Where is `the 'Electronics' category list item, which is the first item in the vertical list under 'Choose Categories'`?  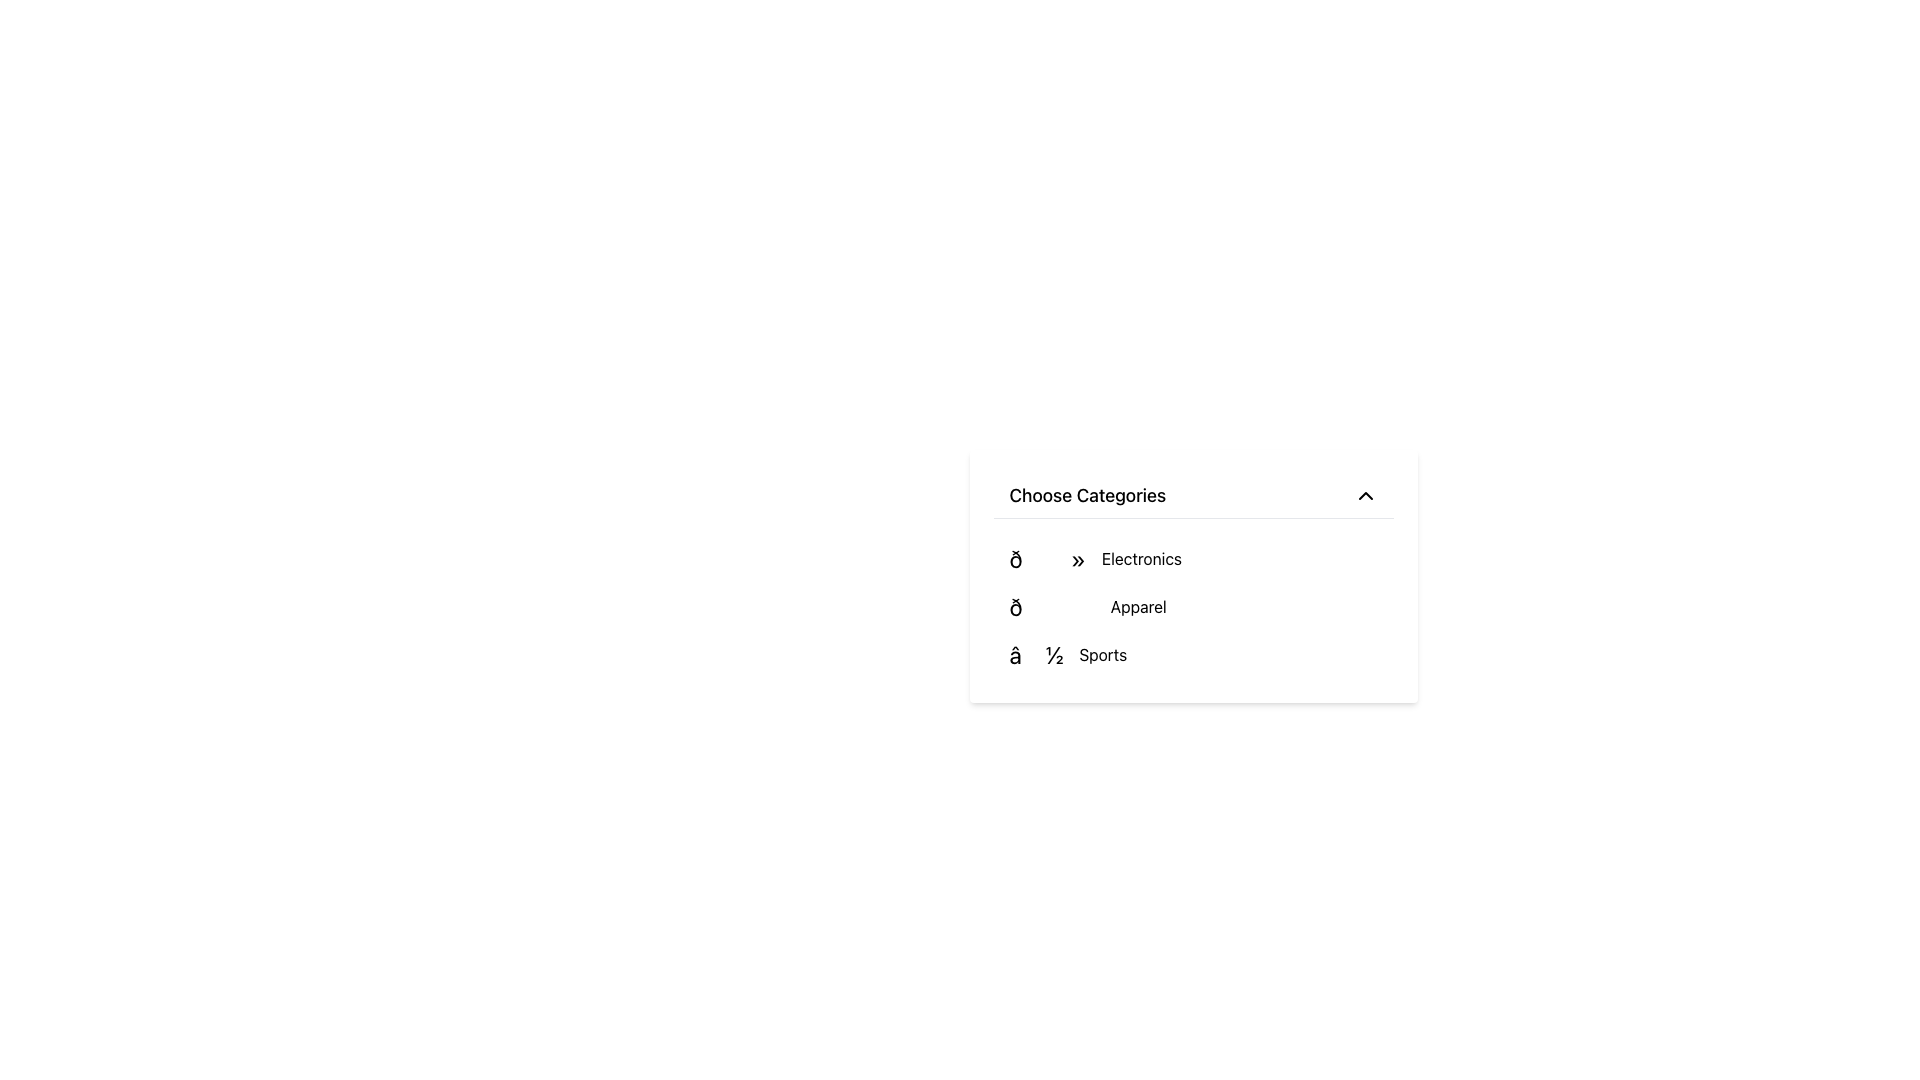
the 'Electronics' category list item, which is the first item in the vertical list under 'Choose Categories' is located at coordinates (1193, 559).